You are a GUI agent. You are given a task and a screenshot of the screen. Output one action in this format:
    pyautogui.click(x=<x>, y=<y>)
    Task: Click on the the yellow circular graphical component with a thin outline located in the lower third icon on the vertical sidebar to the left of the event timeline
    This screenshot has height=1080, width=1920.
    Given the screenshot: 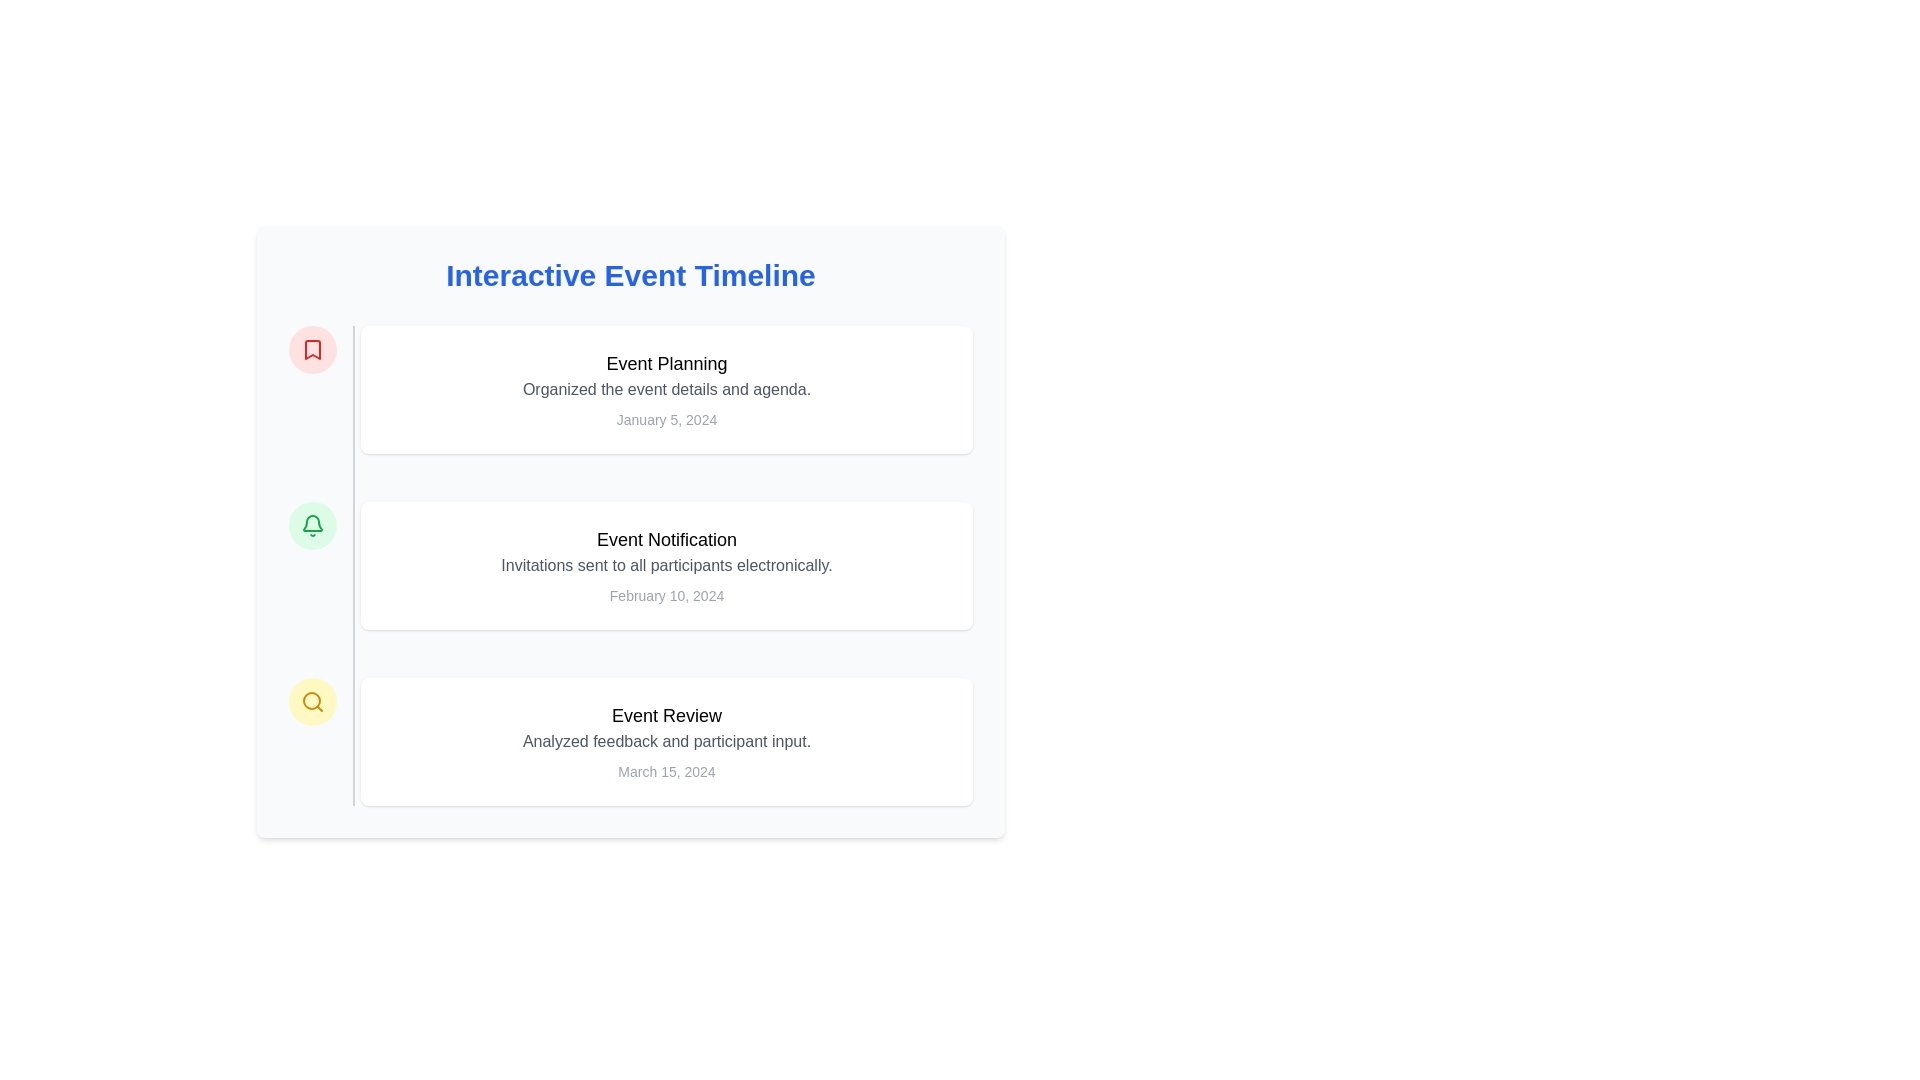 What is the action you would take?
    pyautogui.click(x=311, y=700)
    